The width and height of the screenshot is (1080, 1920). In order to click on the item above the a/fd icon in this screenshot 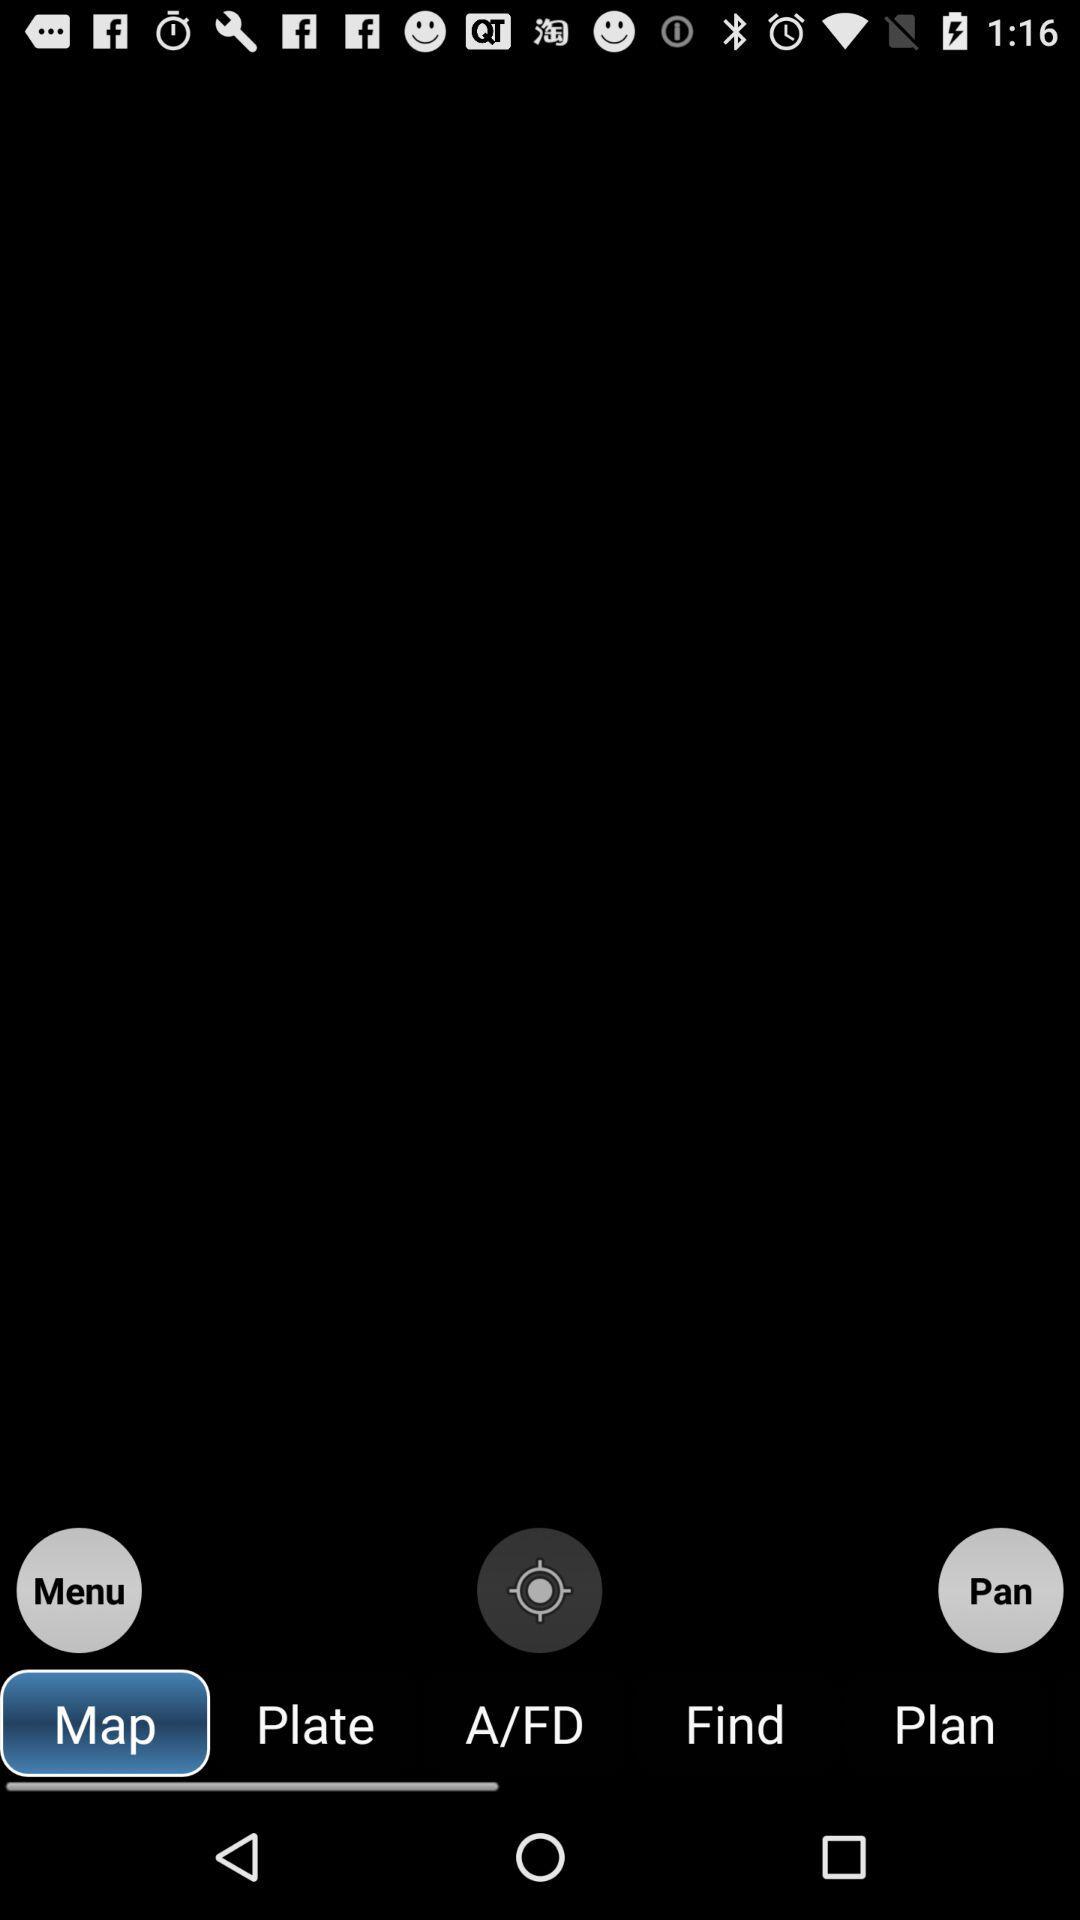, I will do `click(538, 1589)`.